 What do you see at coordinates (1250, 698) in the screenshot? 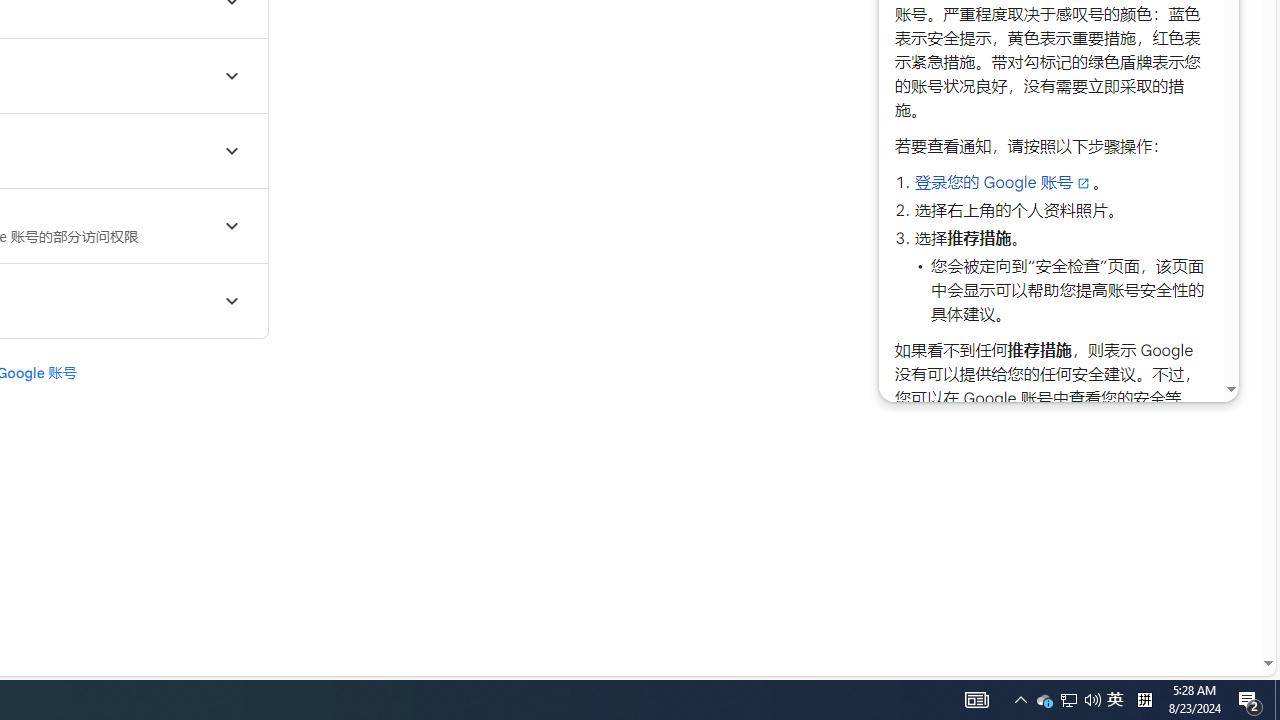
I see `'Action Center, 2 new notifications'` at bounding box center [1250, 698].